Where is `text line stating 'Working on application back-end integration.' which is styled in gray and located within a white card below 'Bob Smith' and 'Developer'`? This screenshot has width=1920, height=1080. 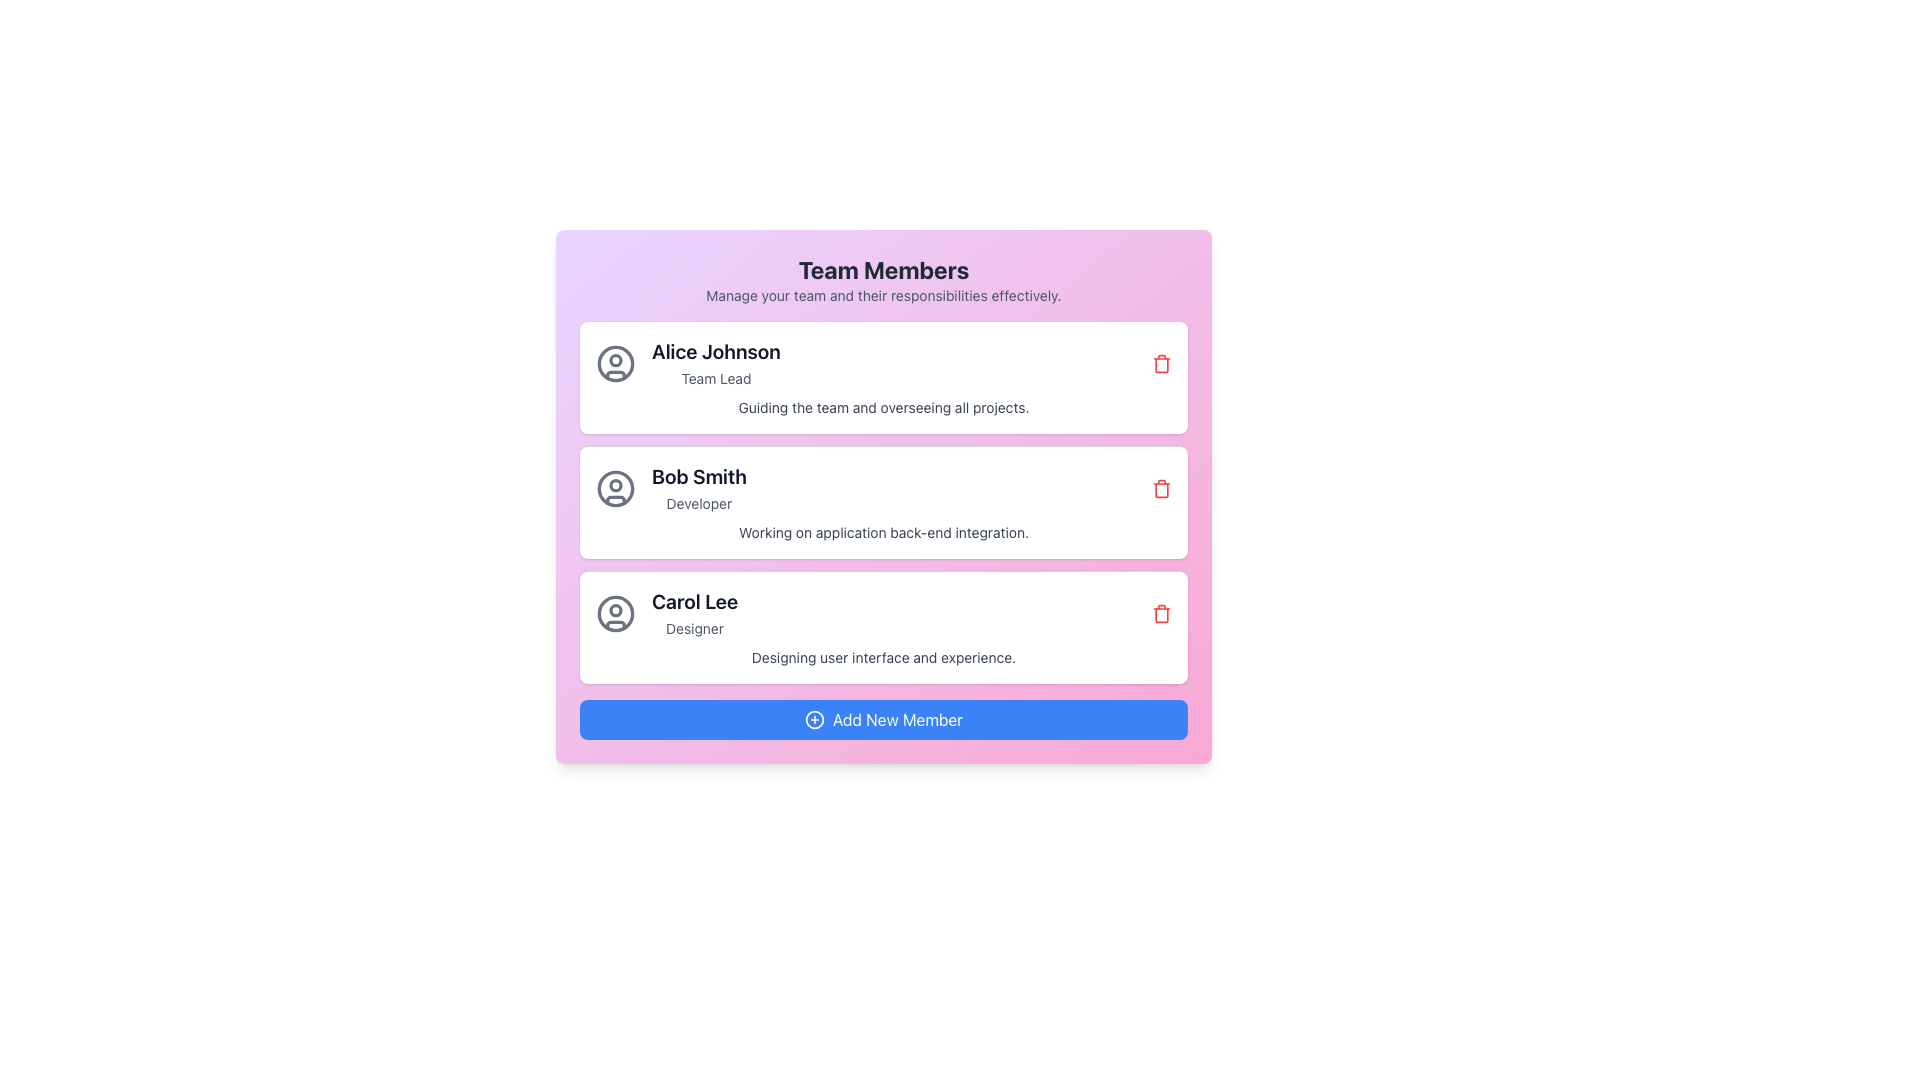 text line stating 'Working on application back-end integration.' which is styled in gray and located within a white card below 'Bob Smith' and 'Developer' is located at coordinates (882, 531).